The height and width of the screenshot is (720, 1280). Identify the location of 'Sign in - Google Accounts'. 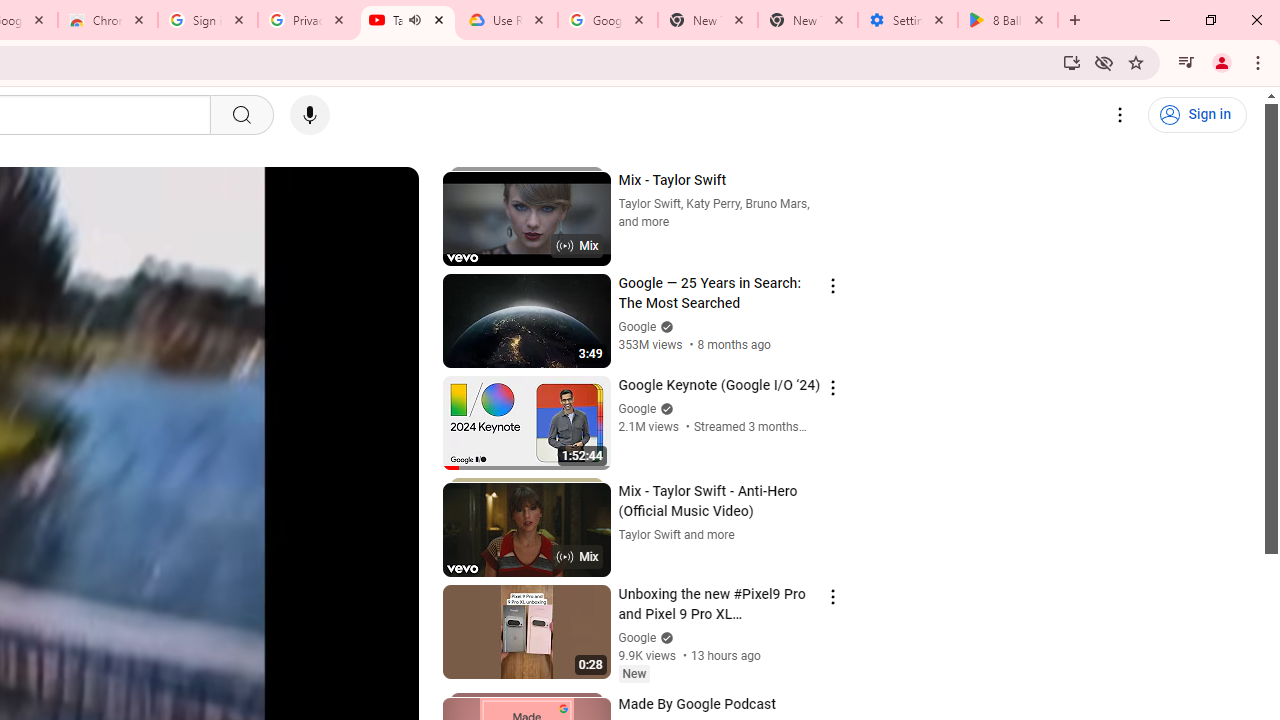
(208, 20).